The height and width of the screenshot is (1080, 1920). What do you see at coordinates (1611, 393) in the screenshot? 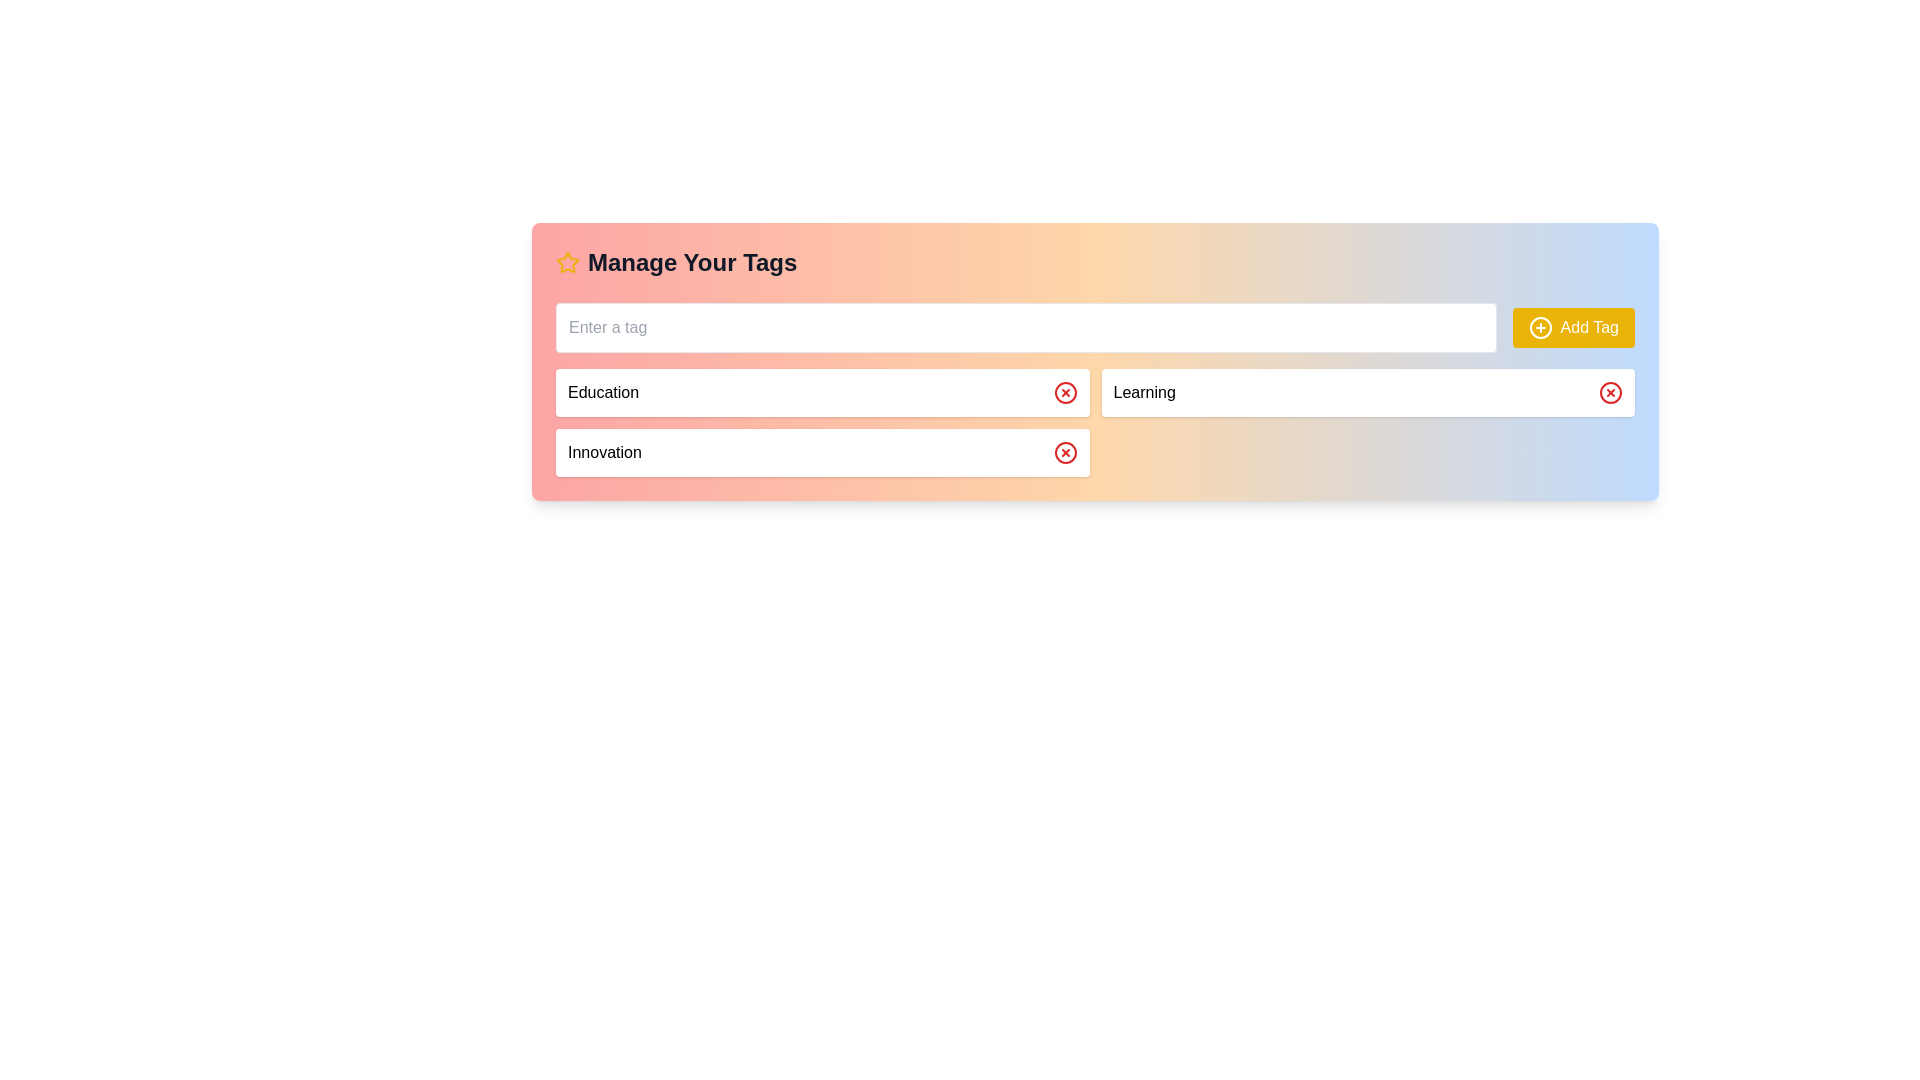
I see `the delete button located on the far-right side of the tag input area` at bounding box center [1611, 393].